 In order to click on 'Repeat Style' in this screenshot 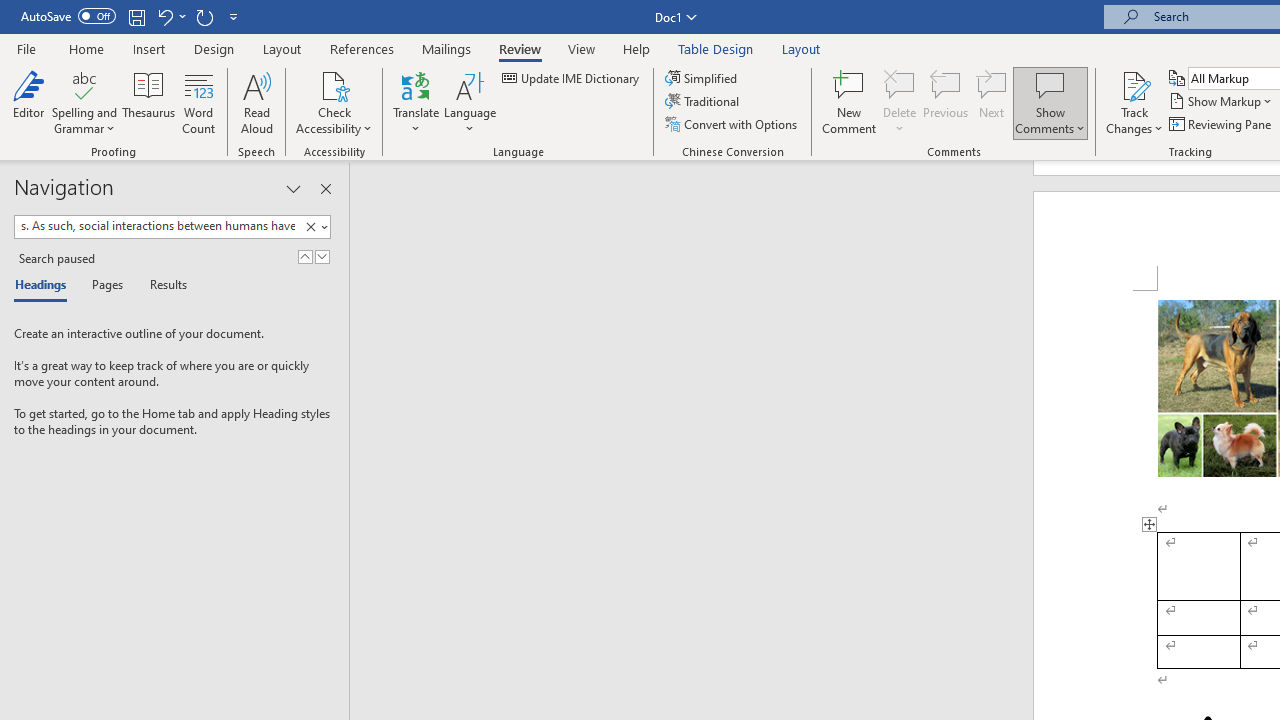, I will do `click(204, 16)`.